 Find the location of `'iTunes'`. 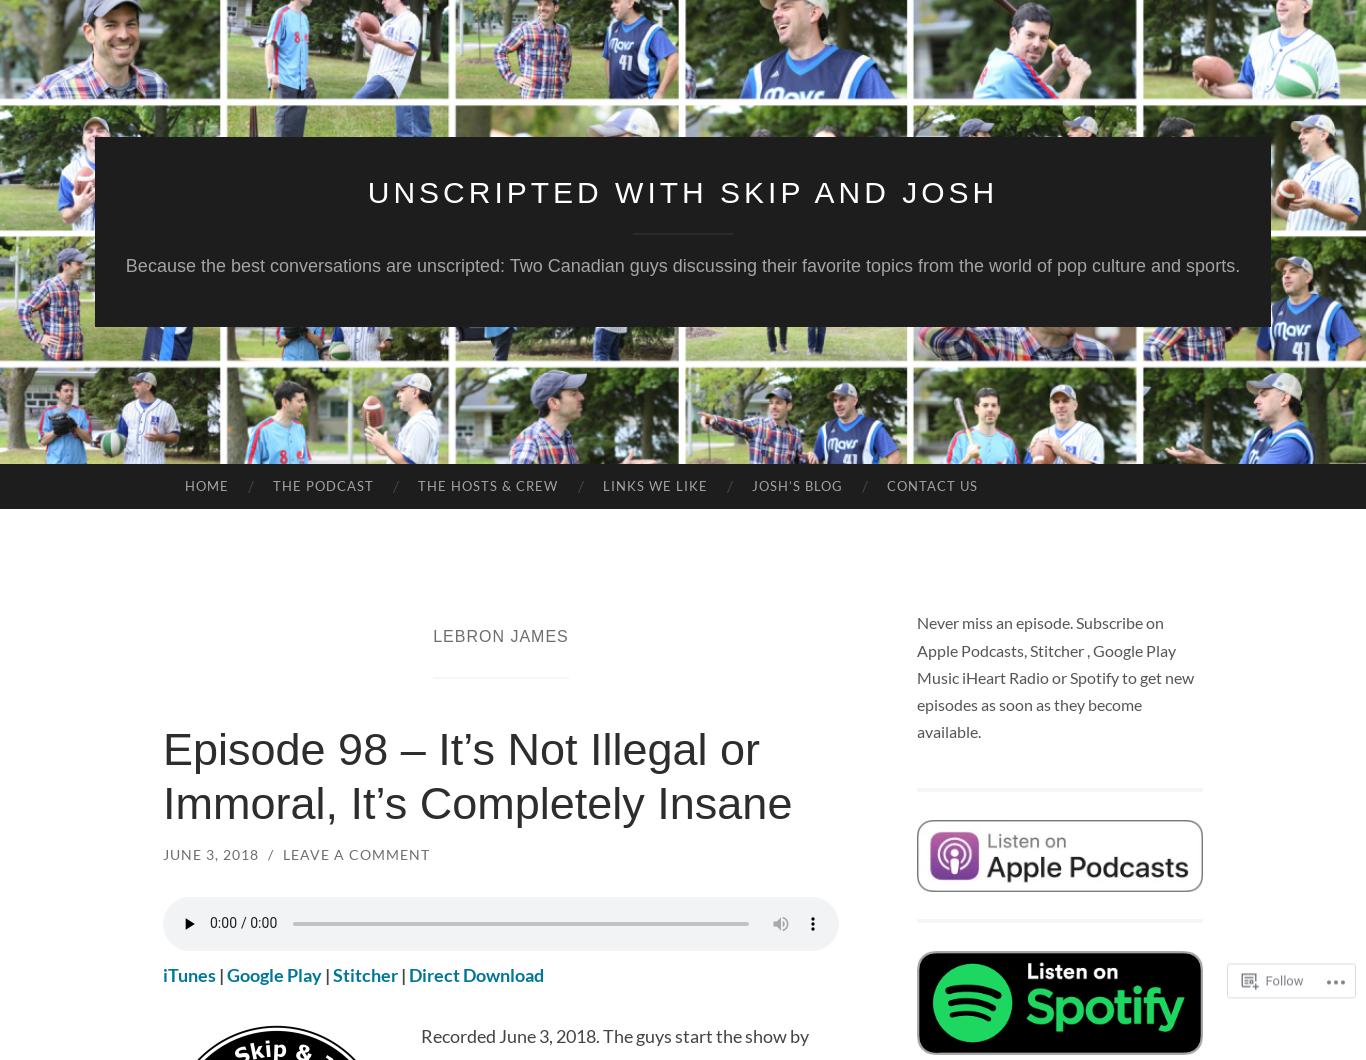

'iTunes' is located at coordinates (188, 973).